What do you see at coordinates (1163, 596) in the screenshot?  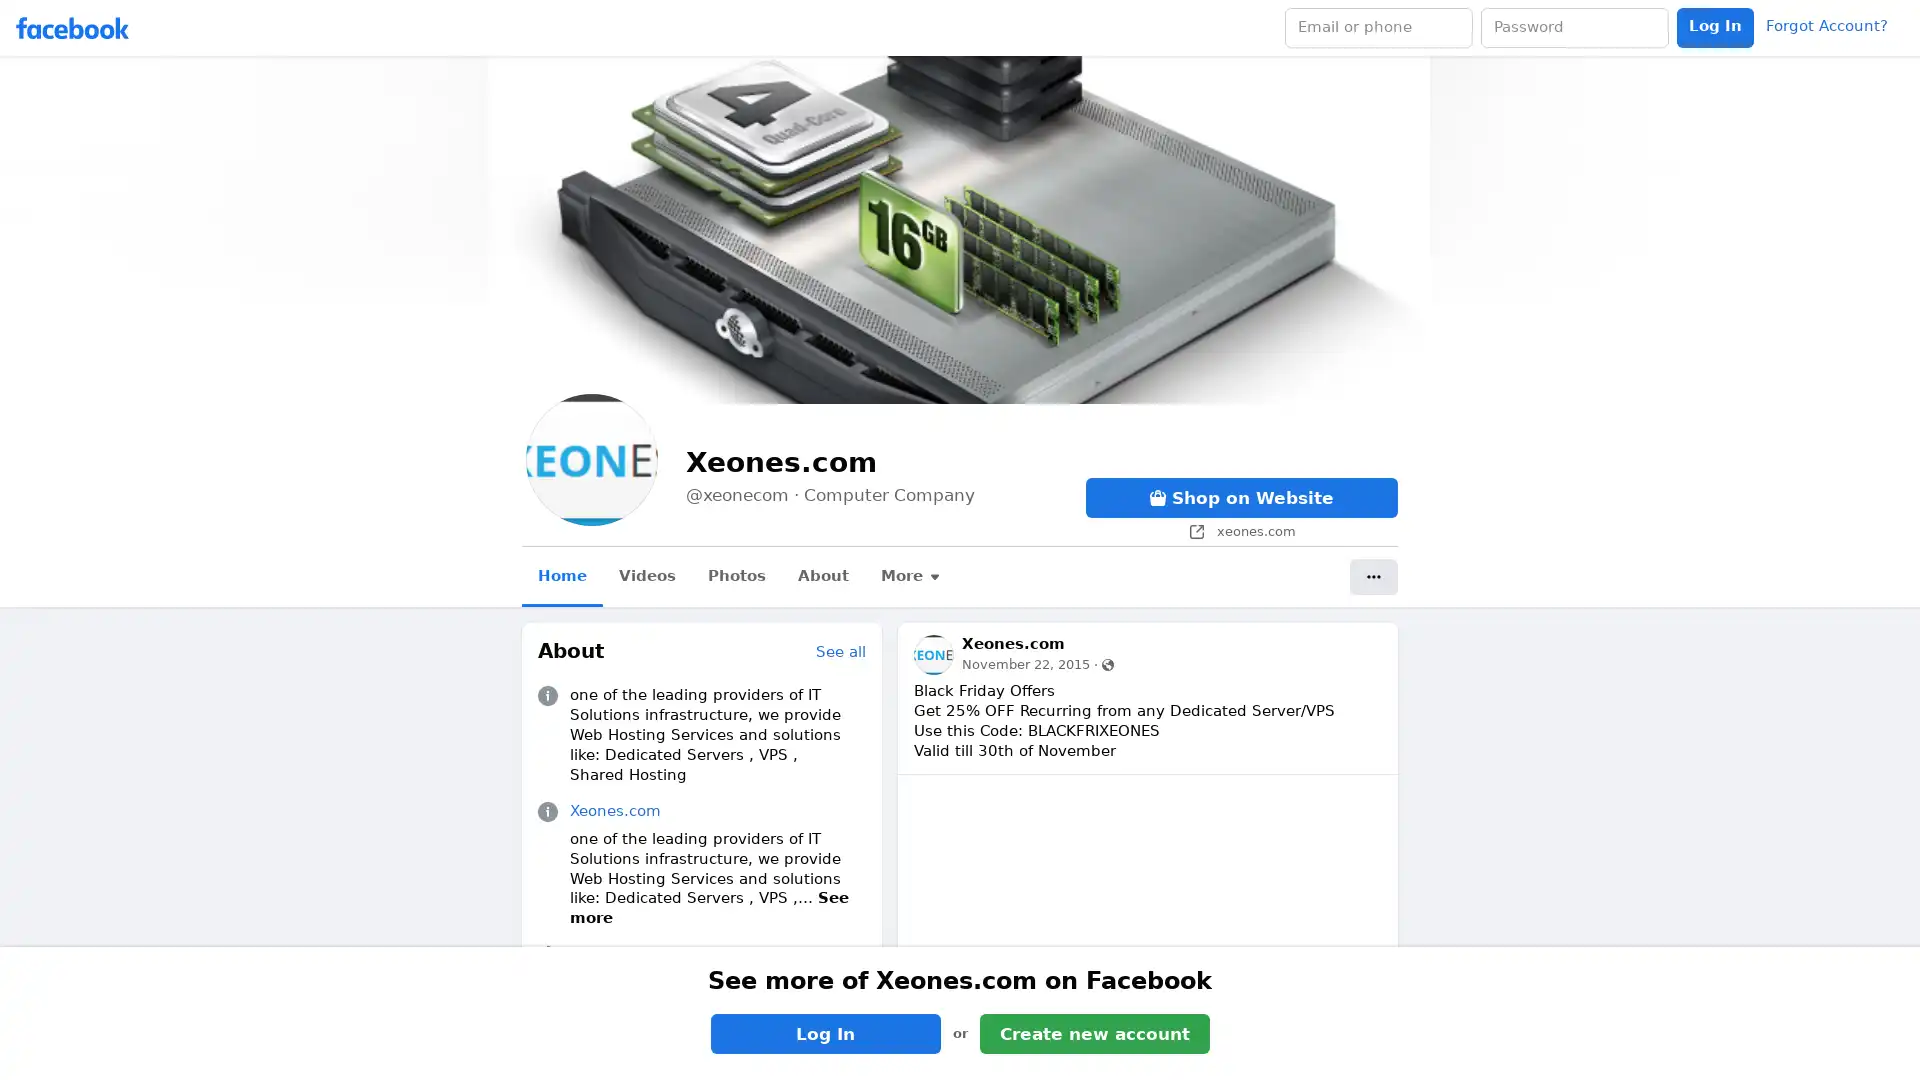 I see `OK` at bounding box center [1163, 596].